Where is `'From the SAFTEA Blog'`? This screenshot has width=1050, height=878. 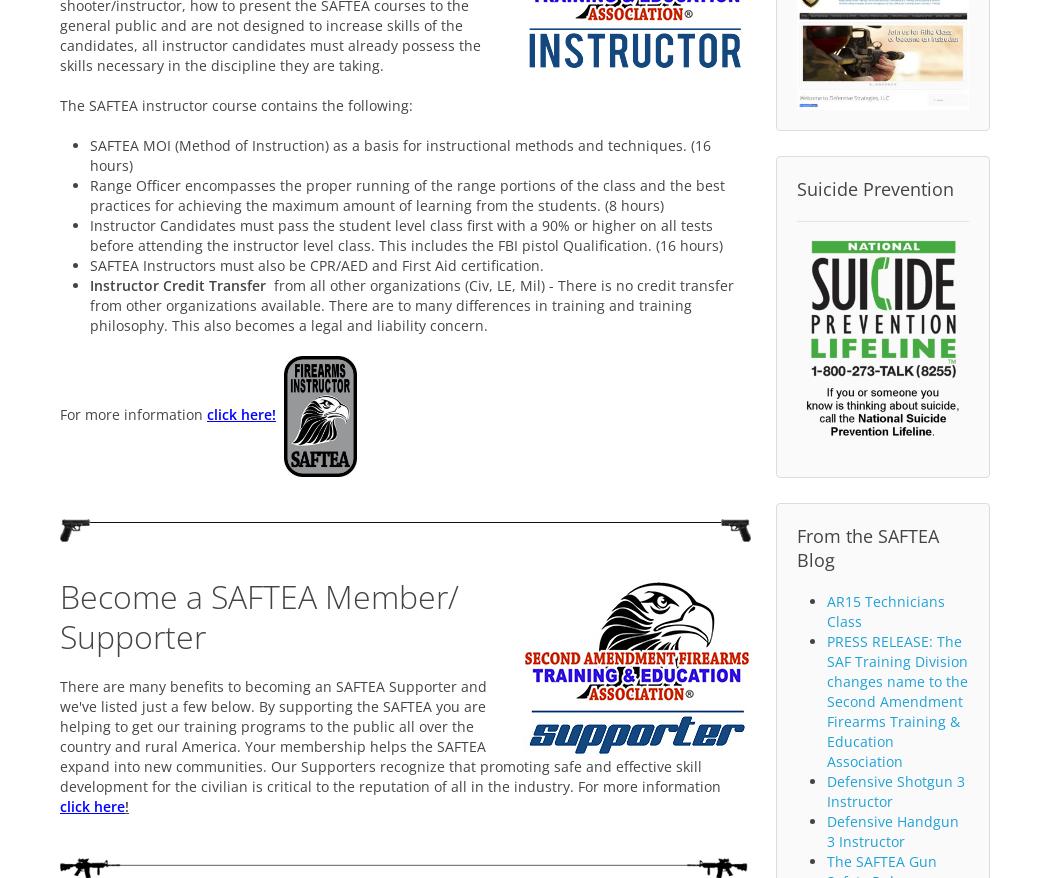 'From the SAFTEA Blog' is located at coordinates (795, 546).